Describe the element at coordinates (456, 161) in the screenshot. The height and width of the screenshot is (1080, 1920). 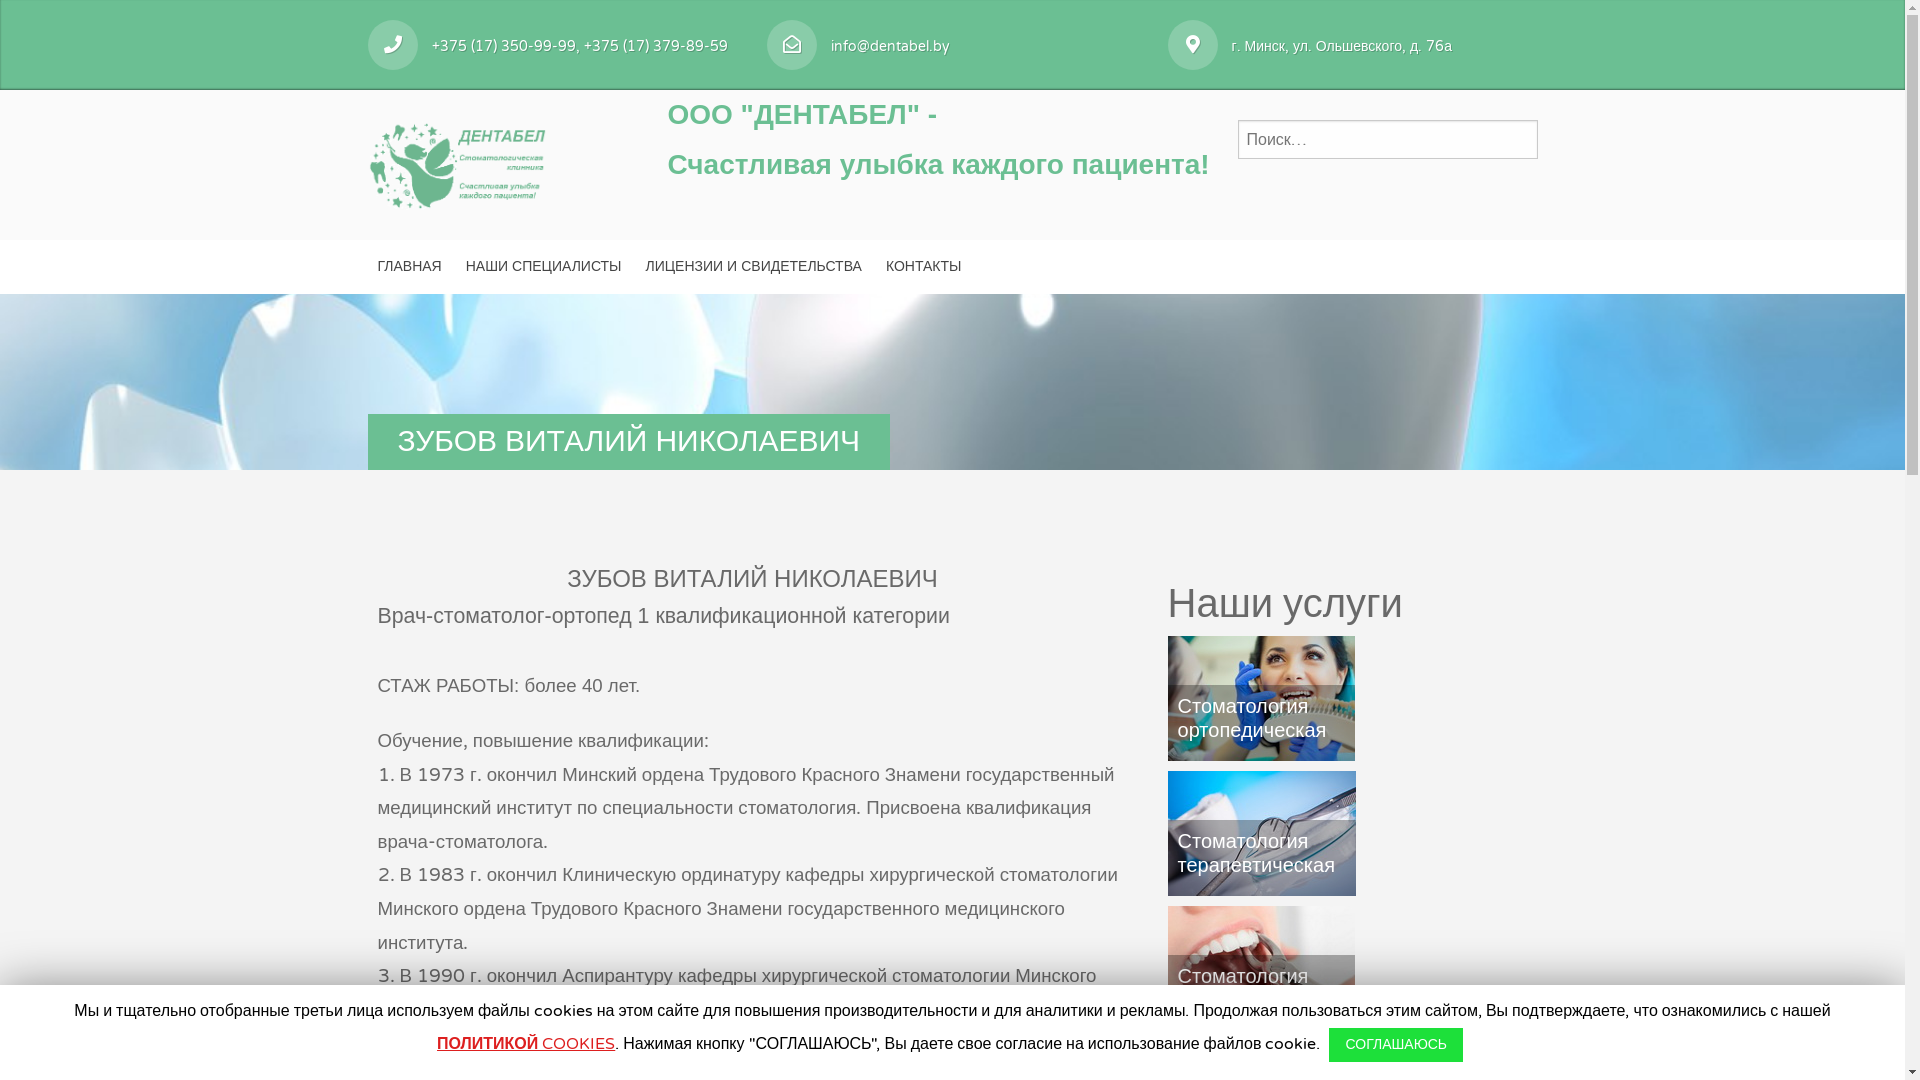
I see `'dentabel.by'` at that location.